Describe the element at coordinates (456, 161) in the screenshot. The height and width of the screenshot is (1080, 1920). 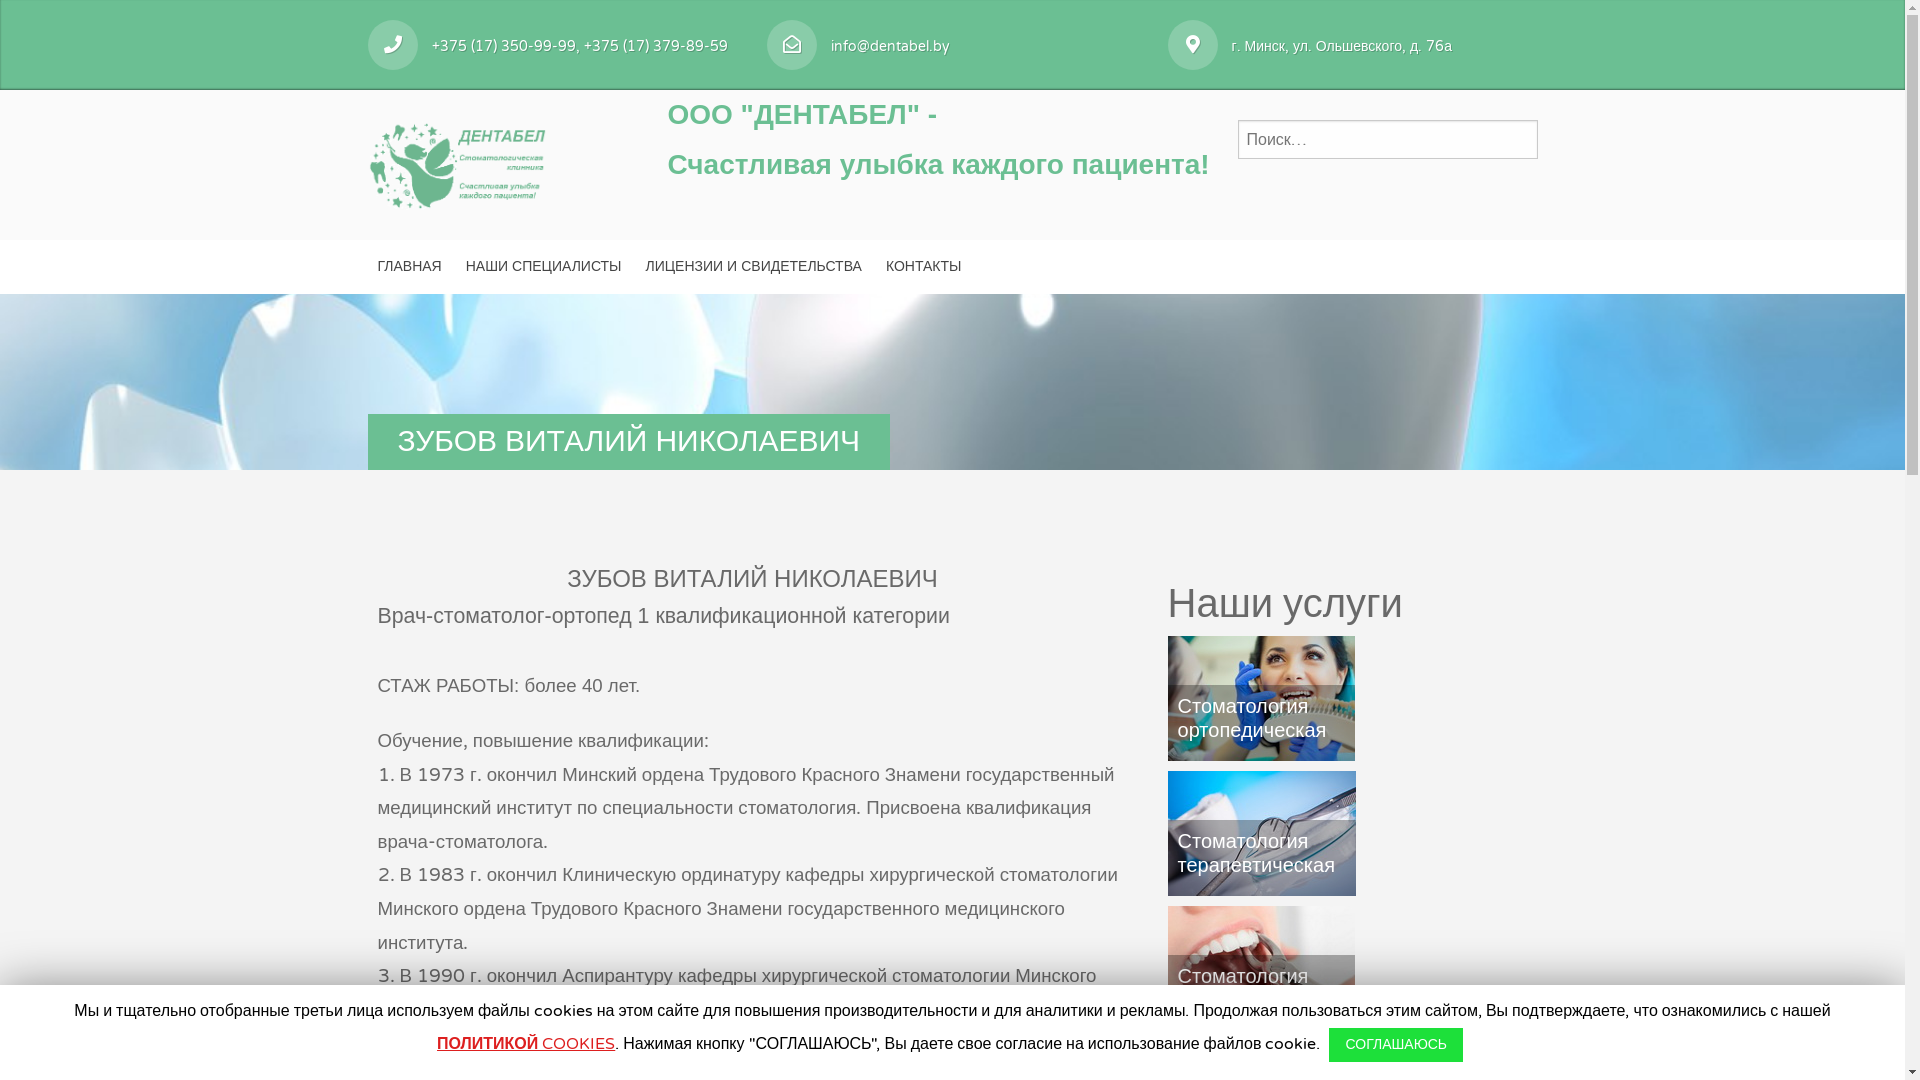
I see `'dentabel.by'` at that location.